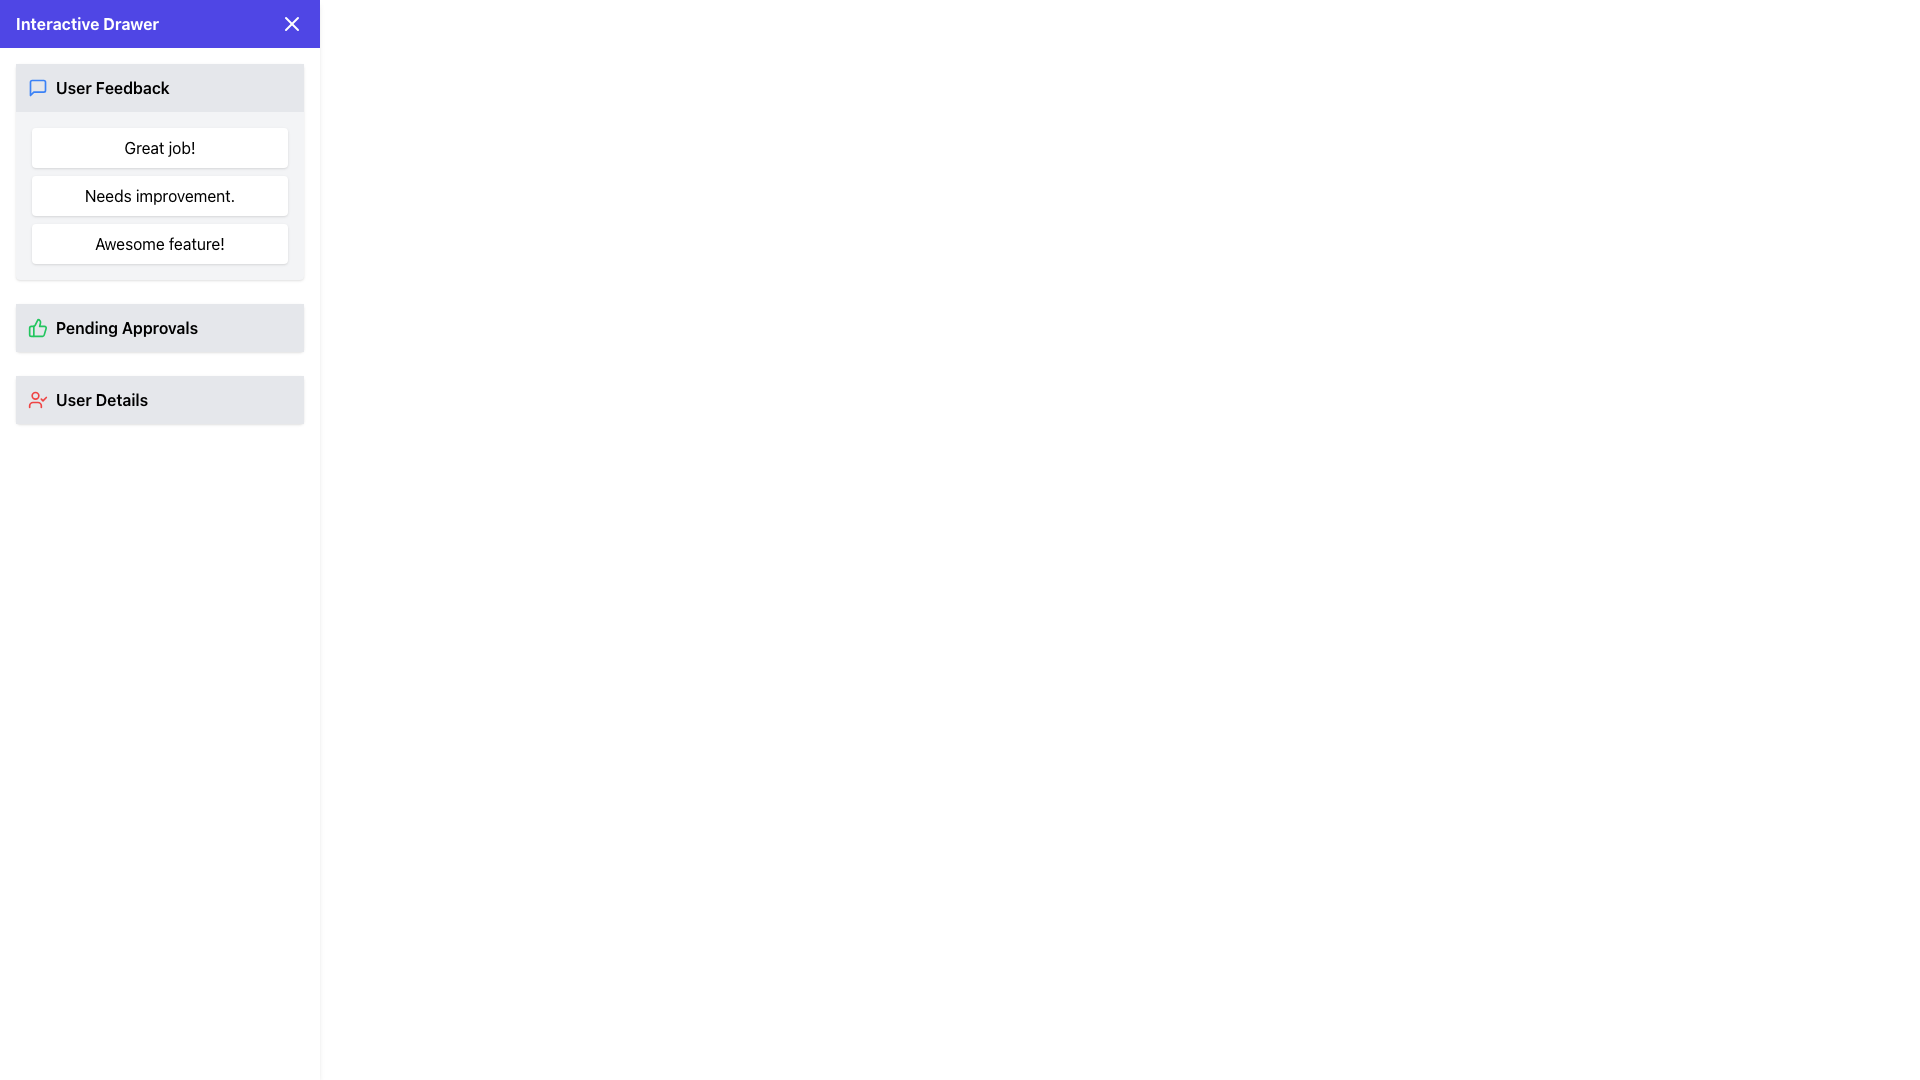 Image resolution: width=1920 pixels, height=1080 pixels. I want to click on displayed text from the second text block in the 'User Feedback' section, which contains the bold text 'Needs improvement.', so click(158, 196).